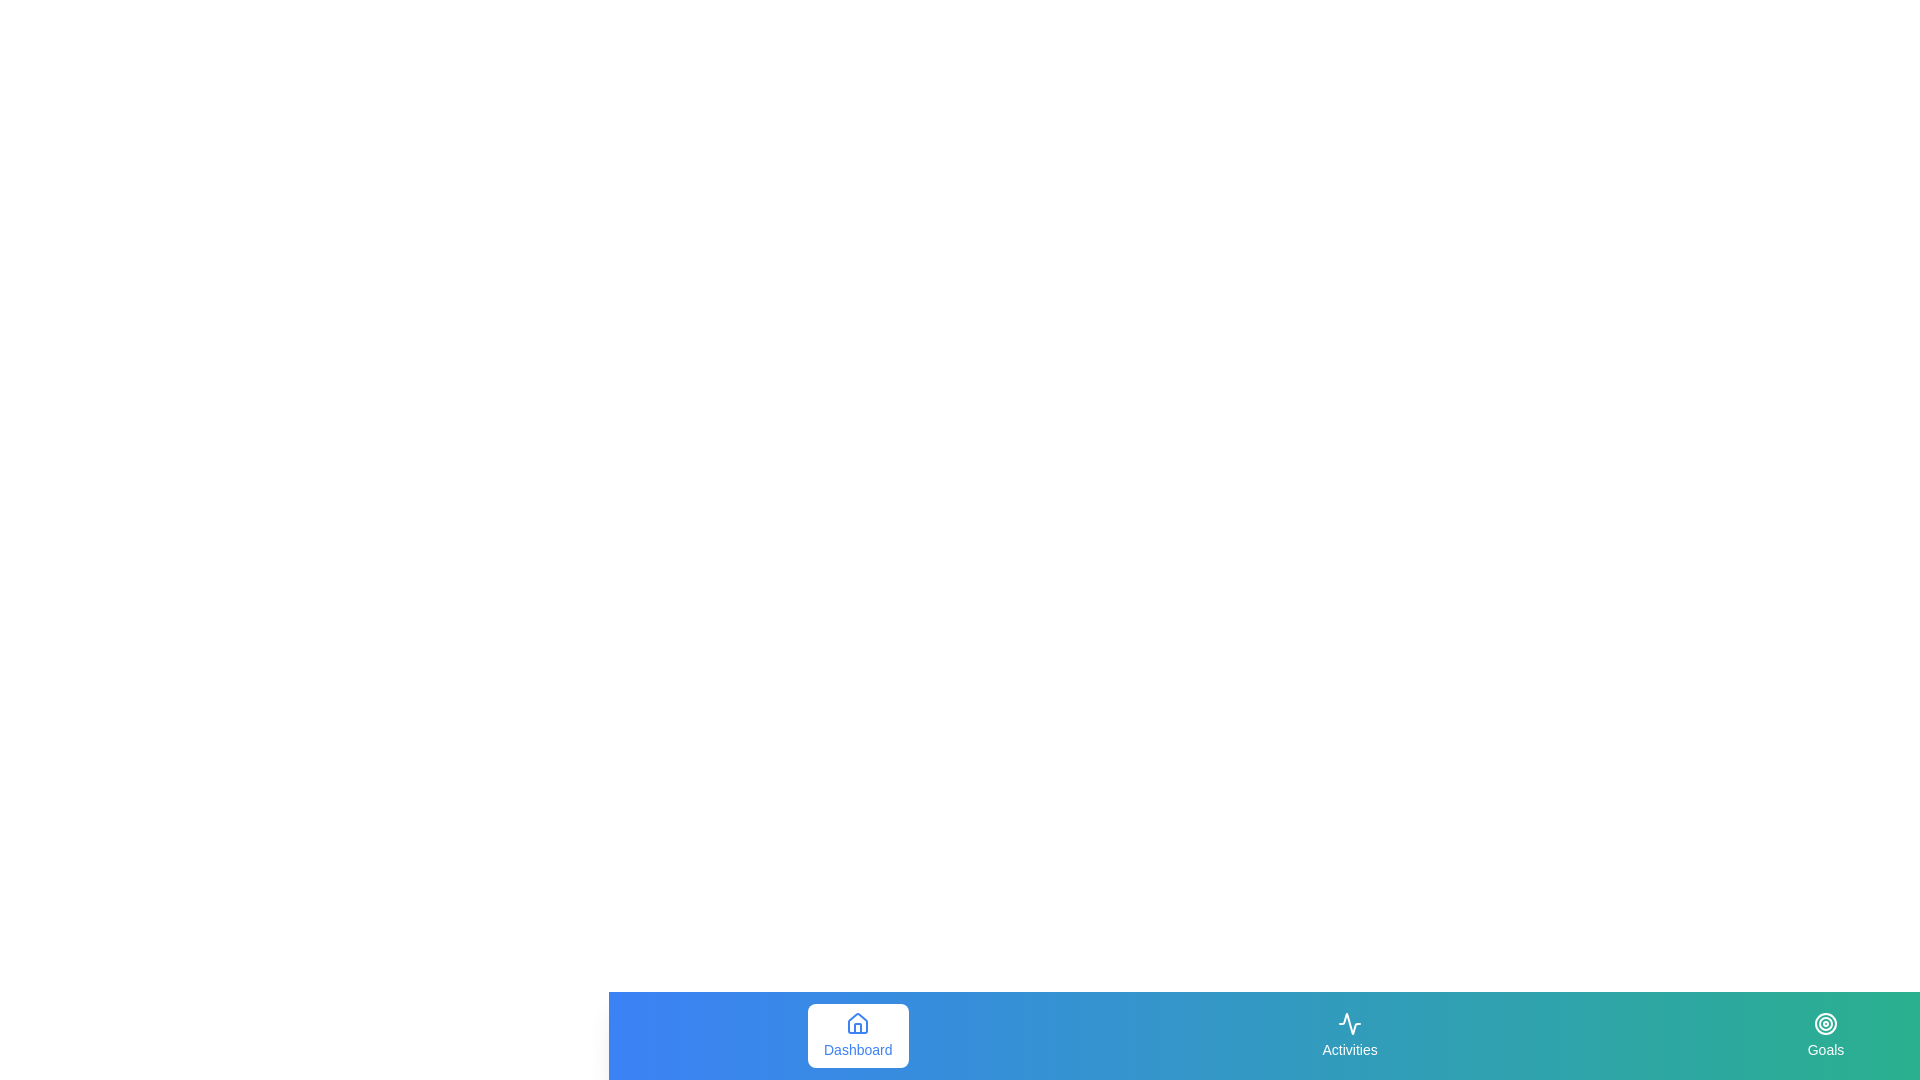  Describe the element at coordinates (1350, 1035) in the screenshot. I see `the navigation tab Activities by clicking on its corresponding button` at that location.